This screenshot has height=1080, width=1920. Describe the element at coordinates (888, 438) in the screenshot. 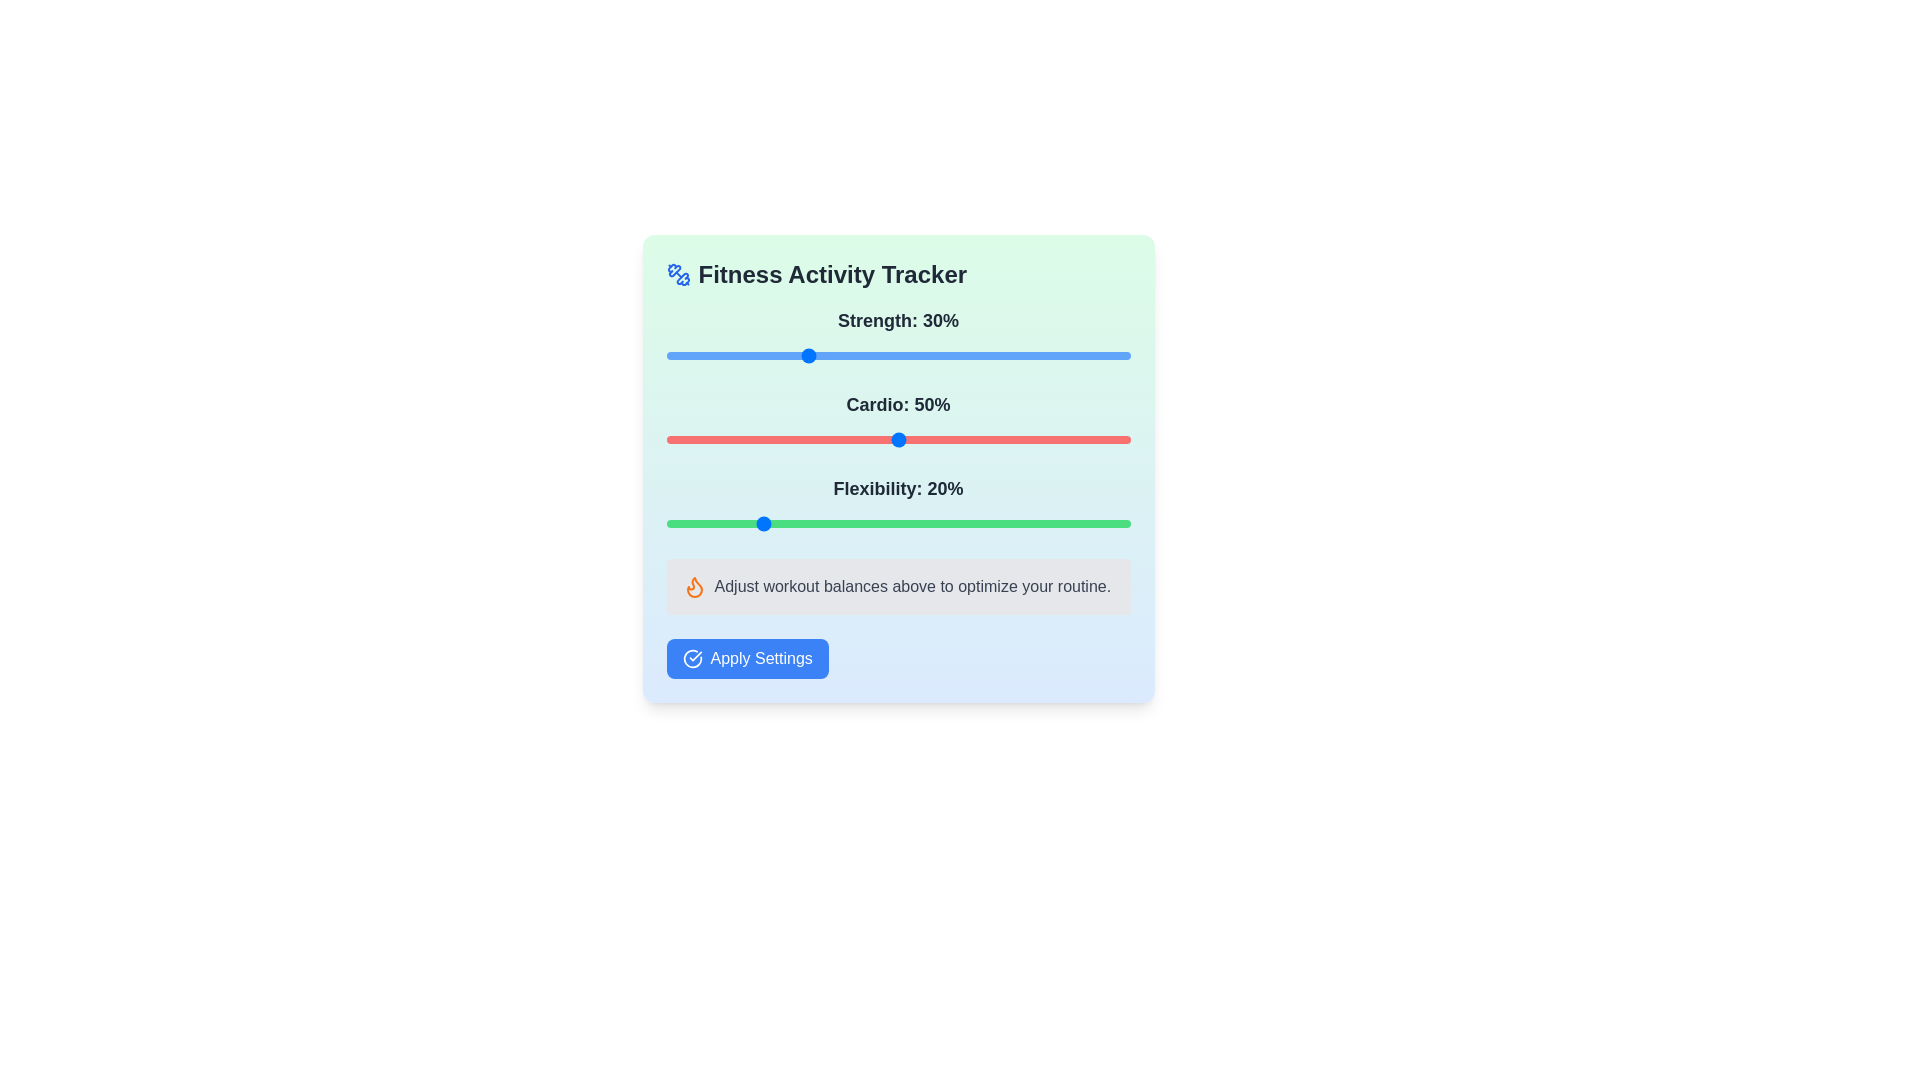

I see `cardio level` at that location.